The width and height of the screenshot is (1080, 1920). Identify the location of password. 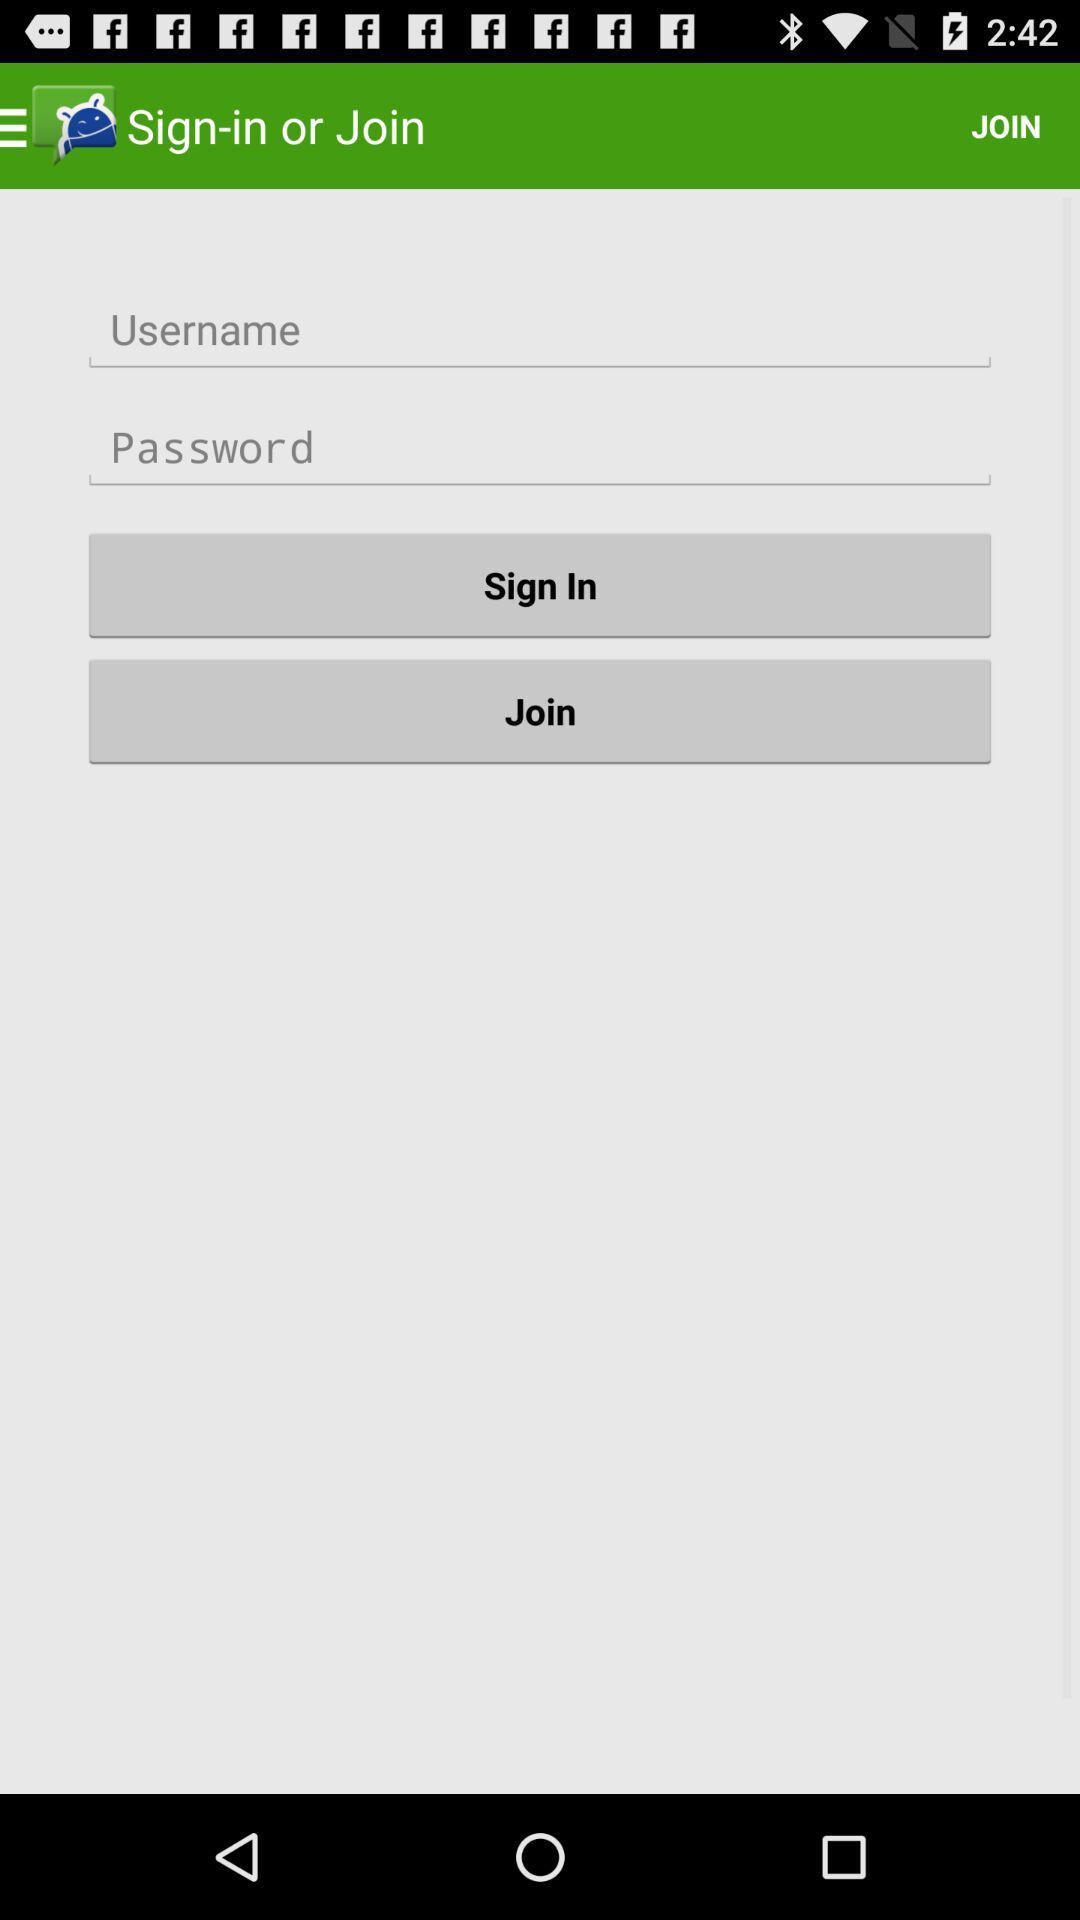
(540, 446).